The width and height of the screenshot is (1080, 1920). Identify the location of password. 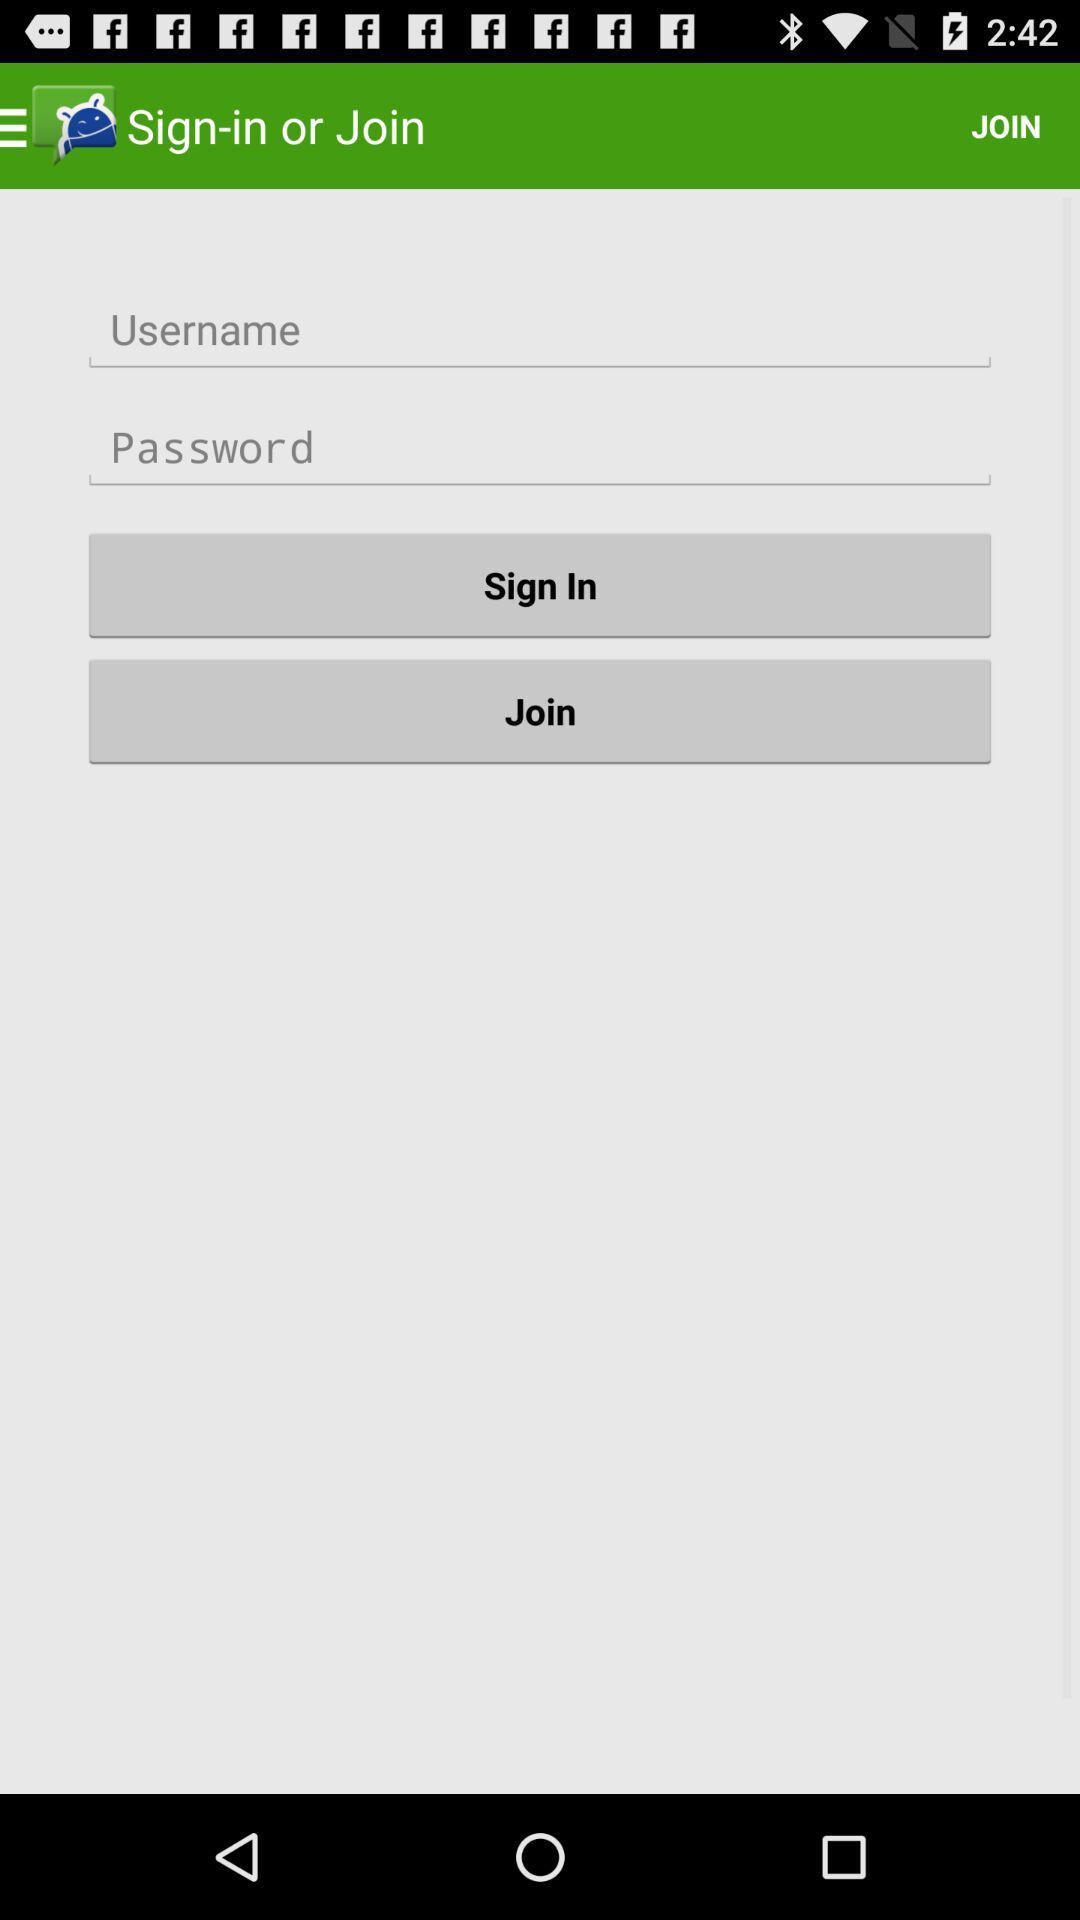
(540, 446).